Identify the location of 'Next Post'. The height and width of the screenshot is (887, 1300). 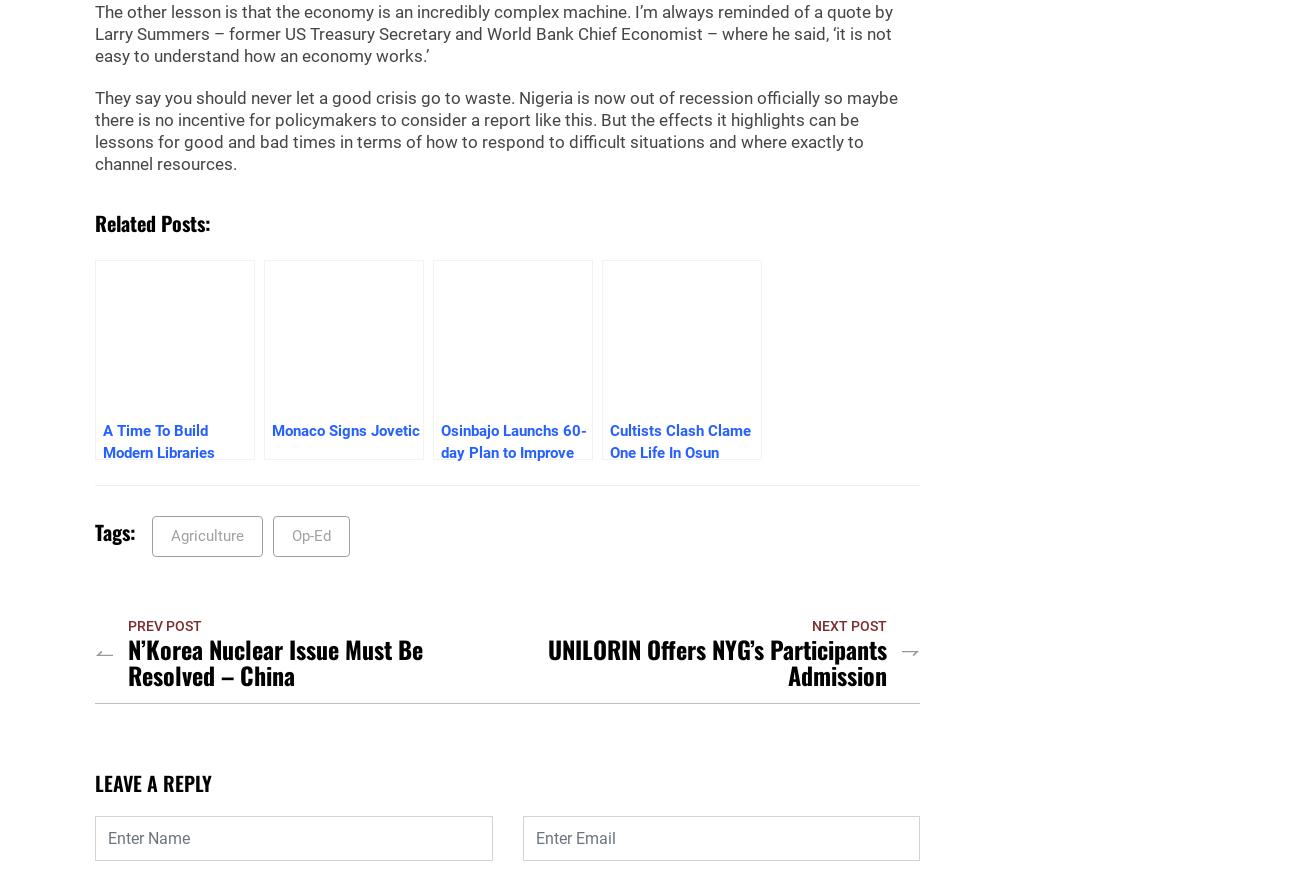
(849, 625).